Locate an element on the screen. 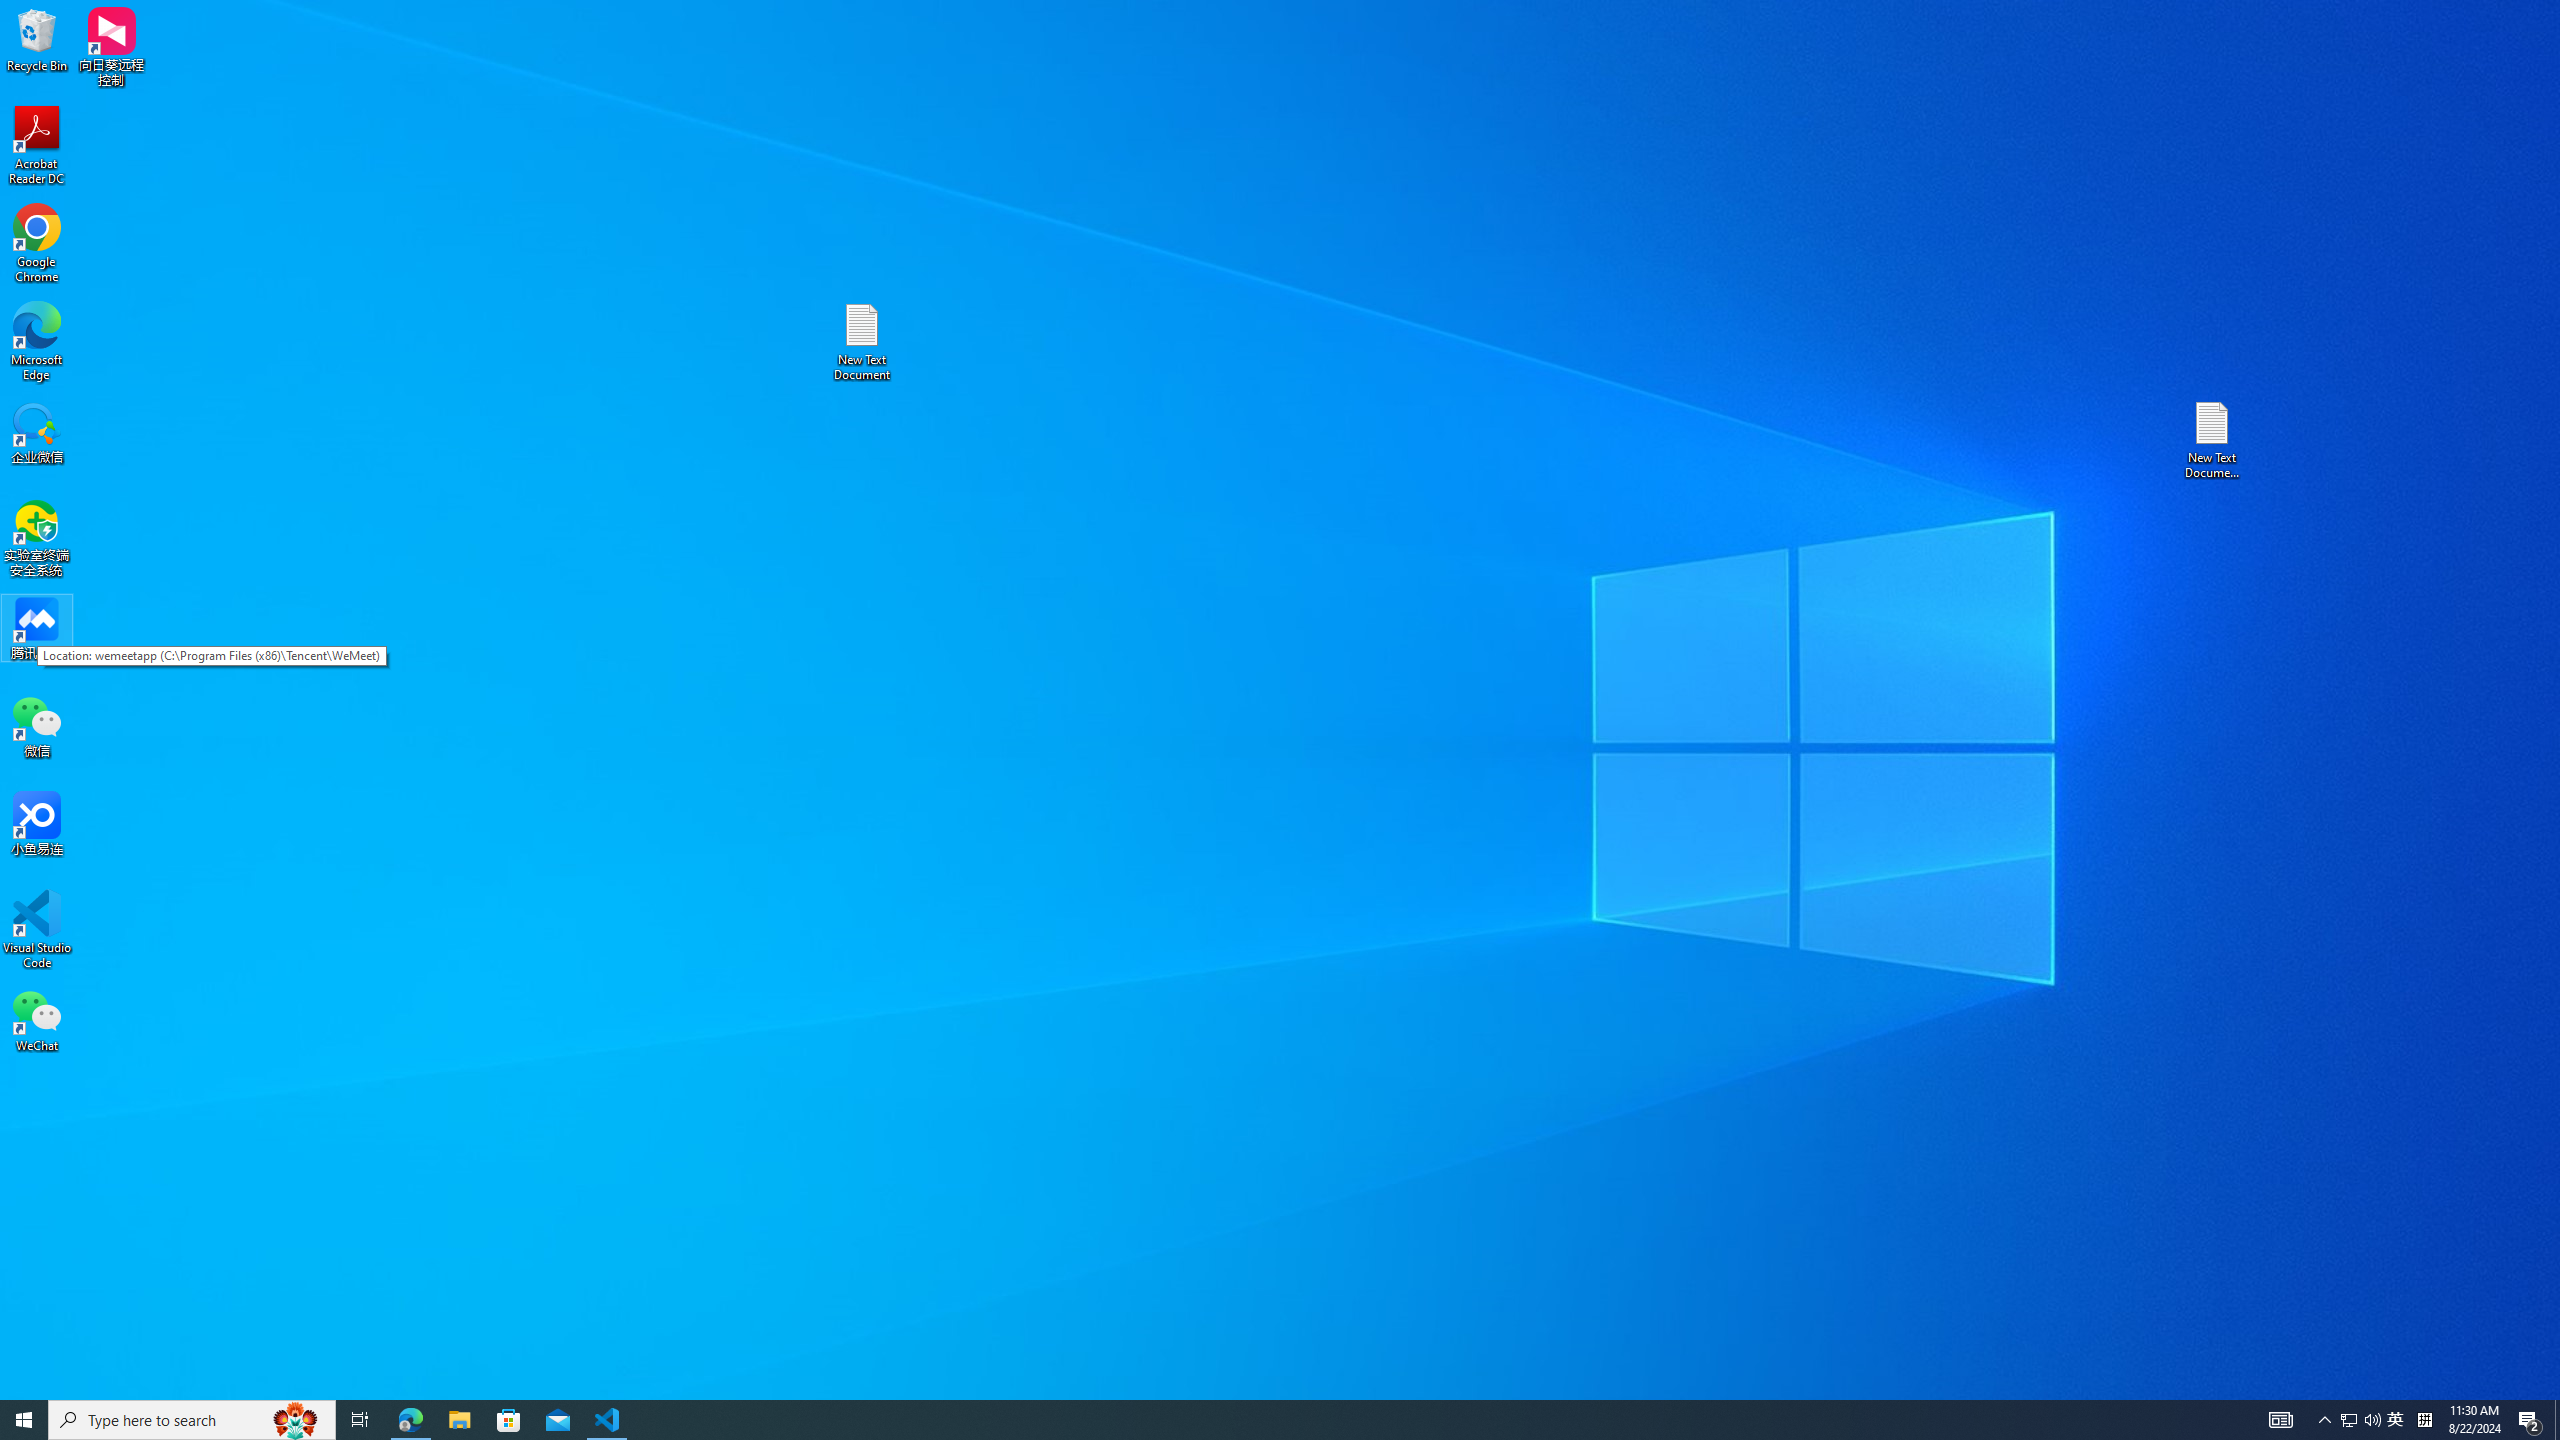  'Microsoft Edge' is located at coordinates (36, 341).